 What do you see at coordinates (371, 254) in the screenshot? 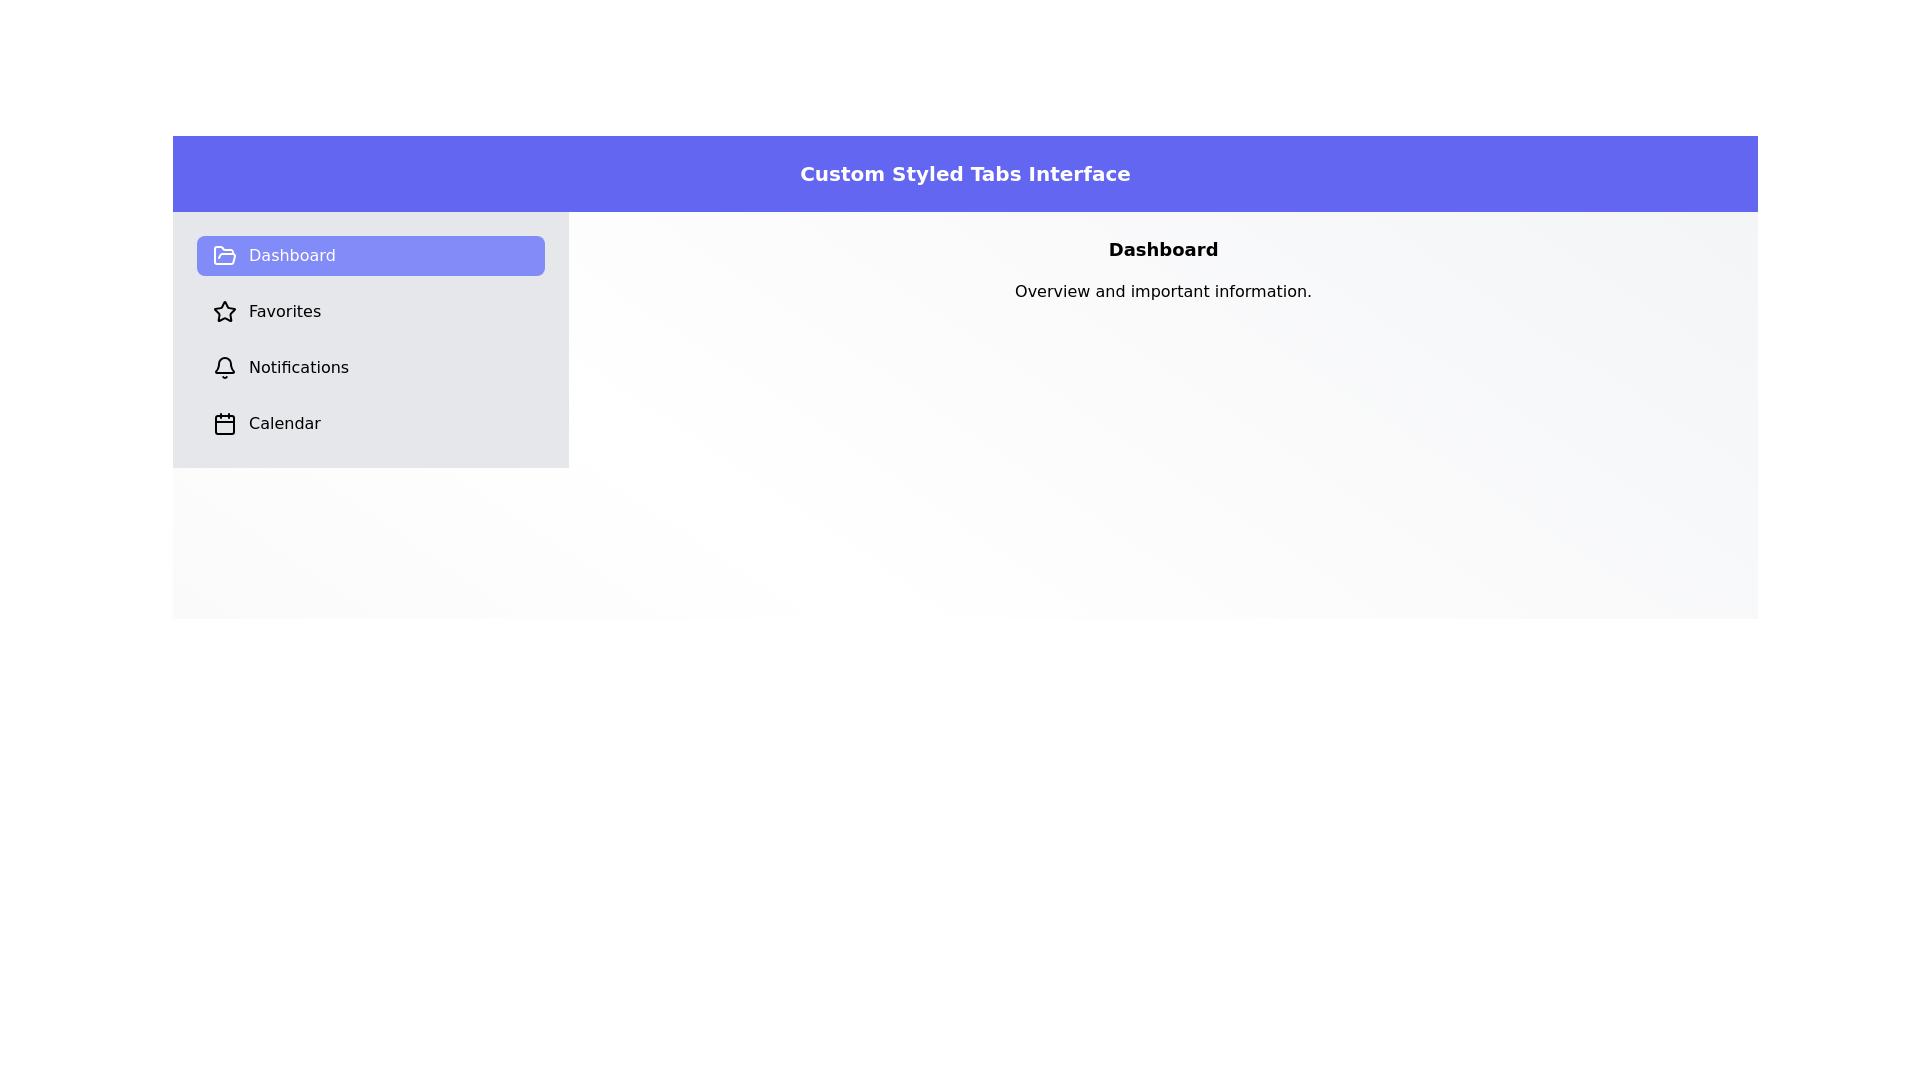
I see `the Dashboard tab to switch the content` at bounding box center [371, 254].